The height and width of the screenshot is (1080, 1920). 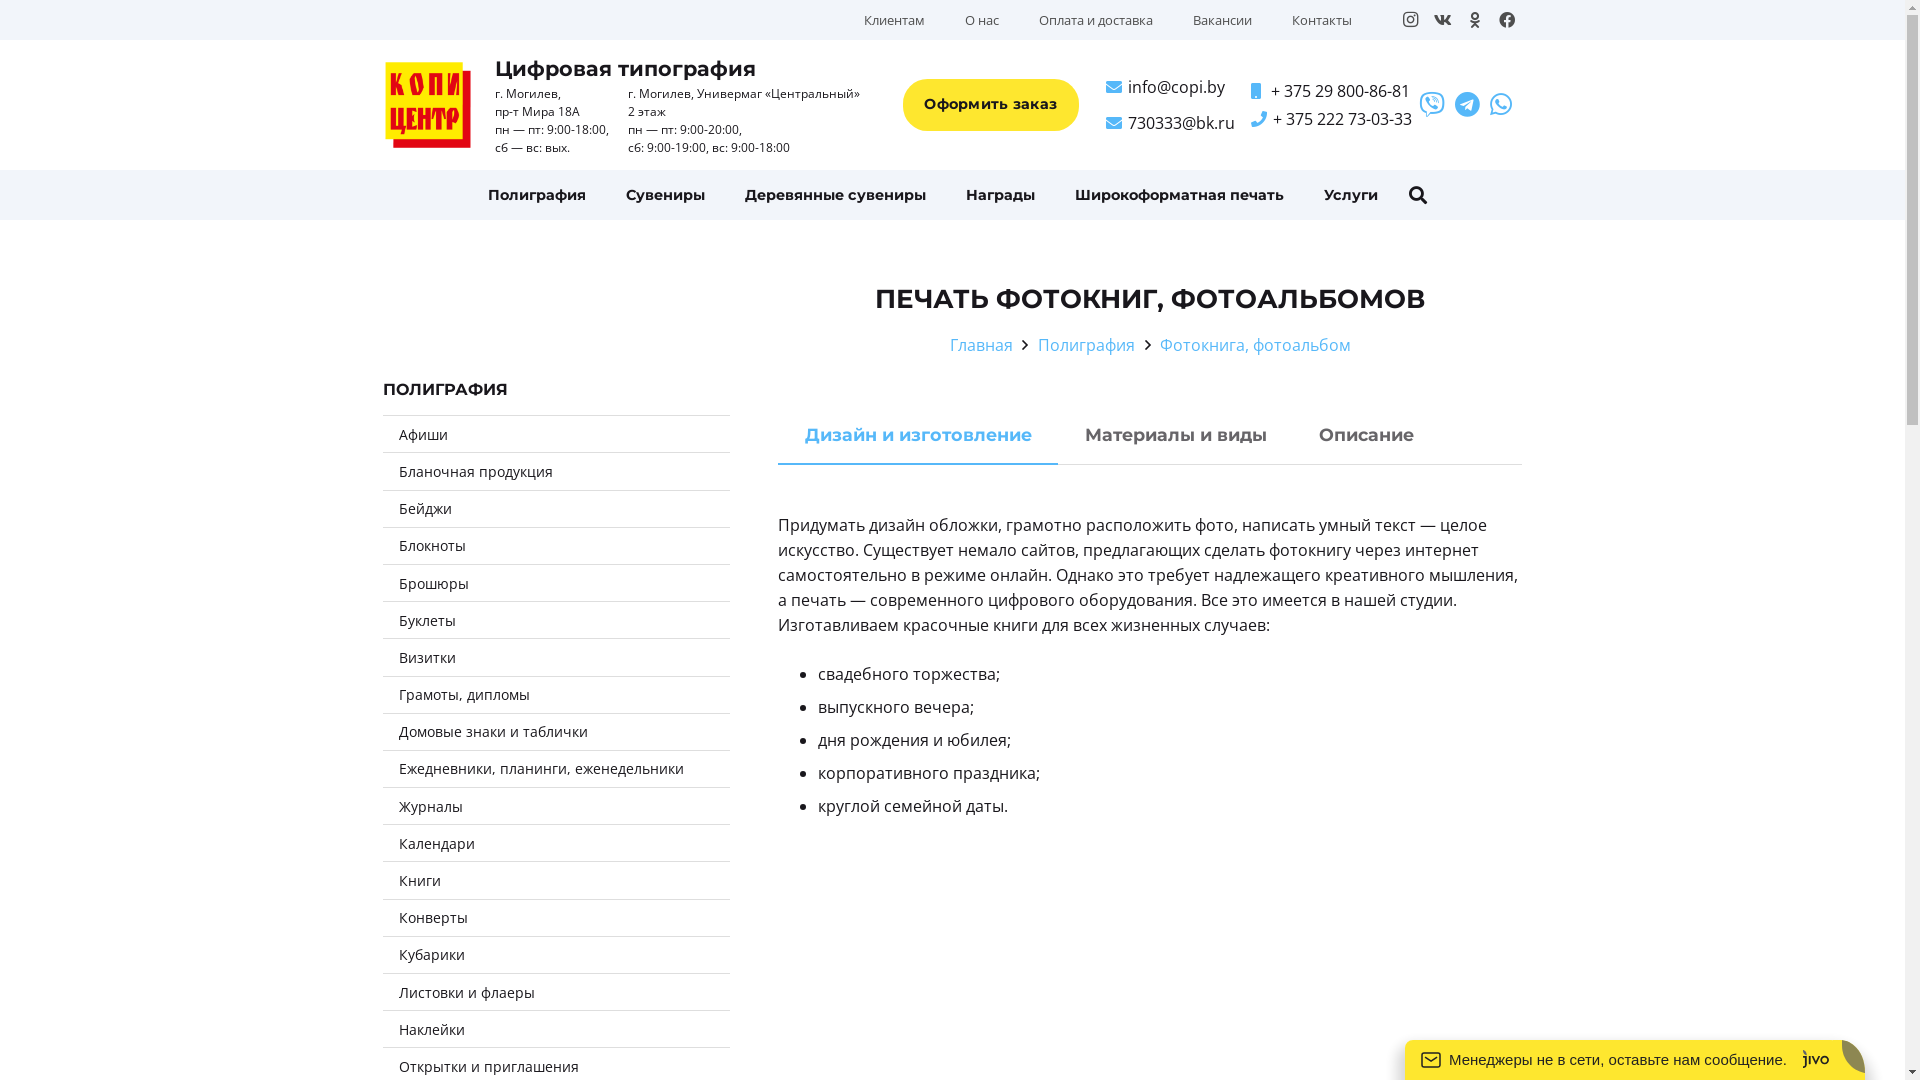 What do you see at coordinates (1250, 91) in the screenshot?
I see `'+ 375 29 800-86-81'` at bounding box center [1250, 91].